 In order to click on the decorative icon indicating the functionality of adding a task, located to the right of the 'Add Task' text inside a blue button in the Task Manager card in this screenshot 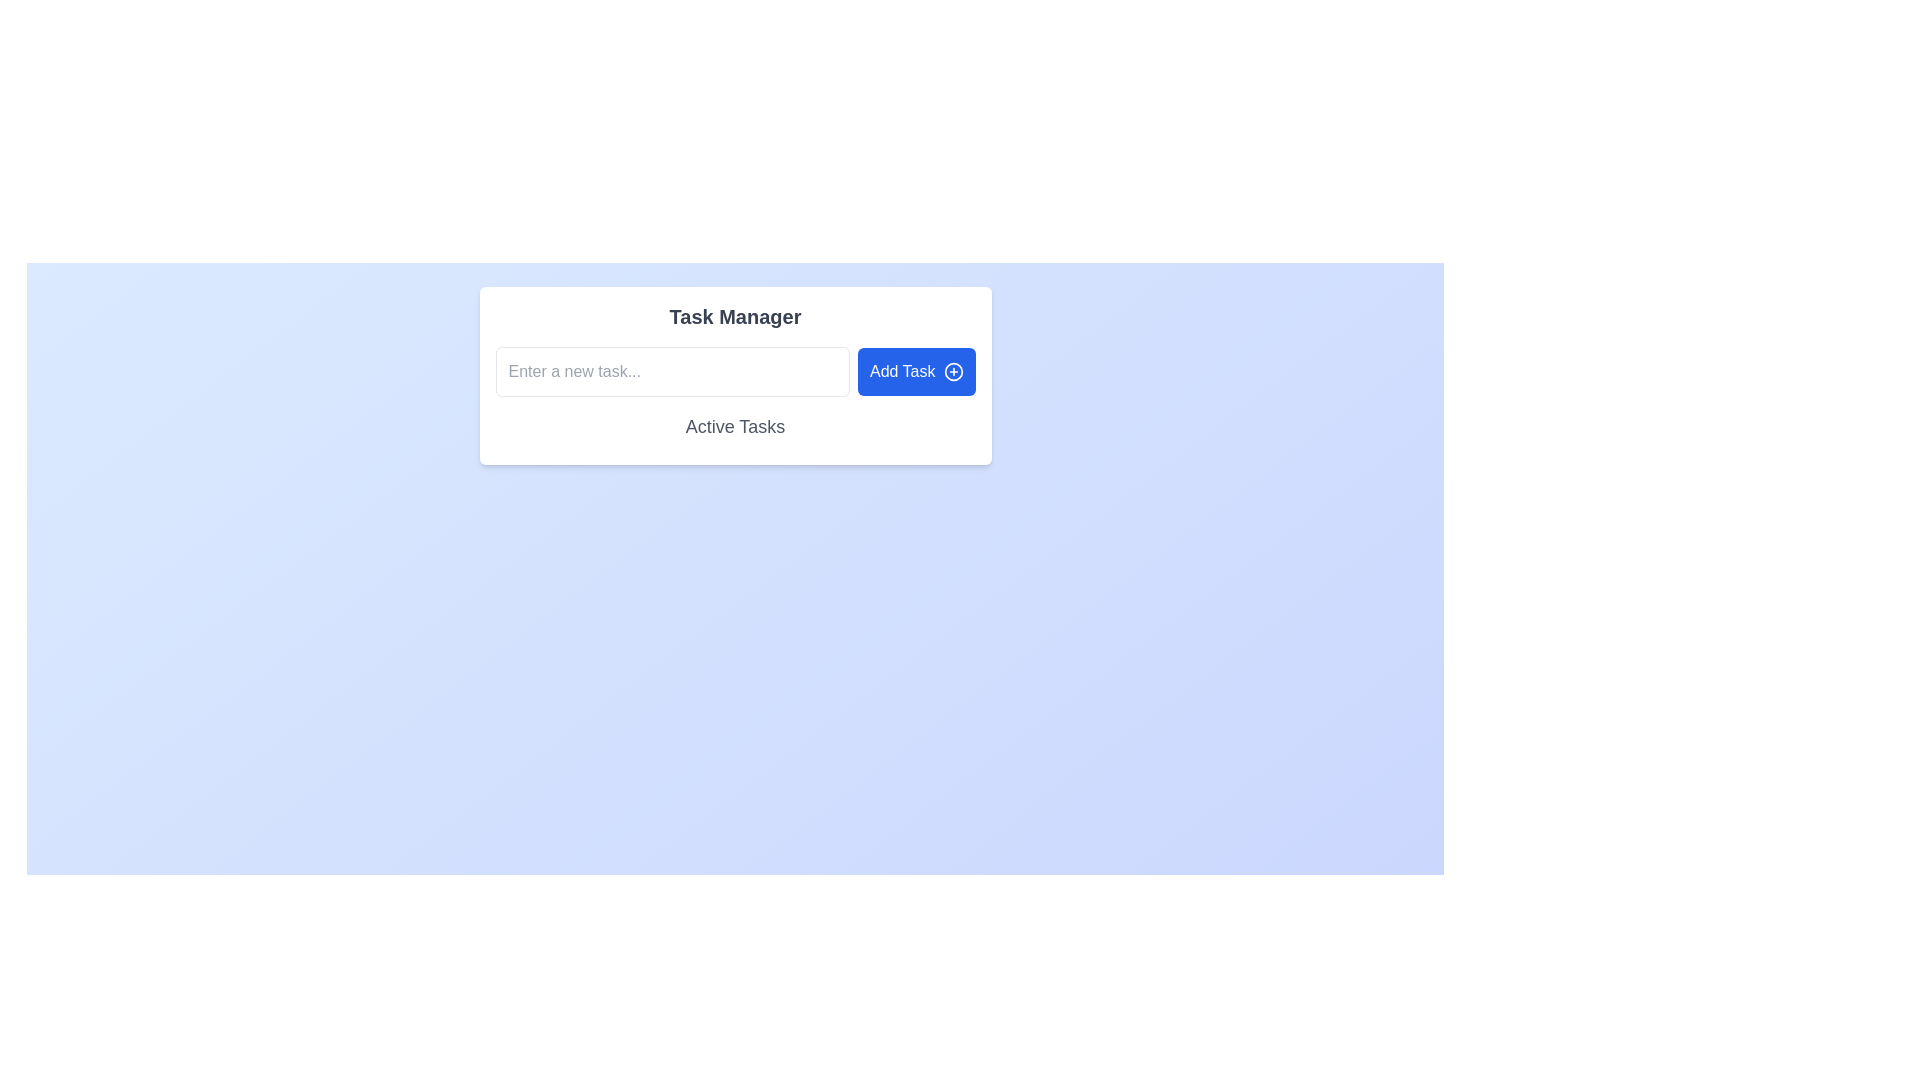, I will do `click(952, 371)`.